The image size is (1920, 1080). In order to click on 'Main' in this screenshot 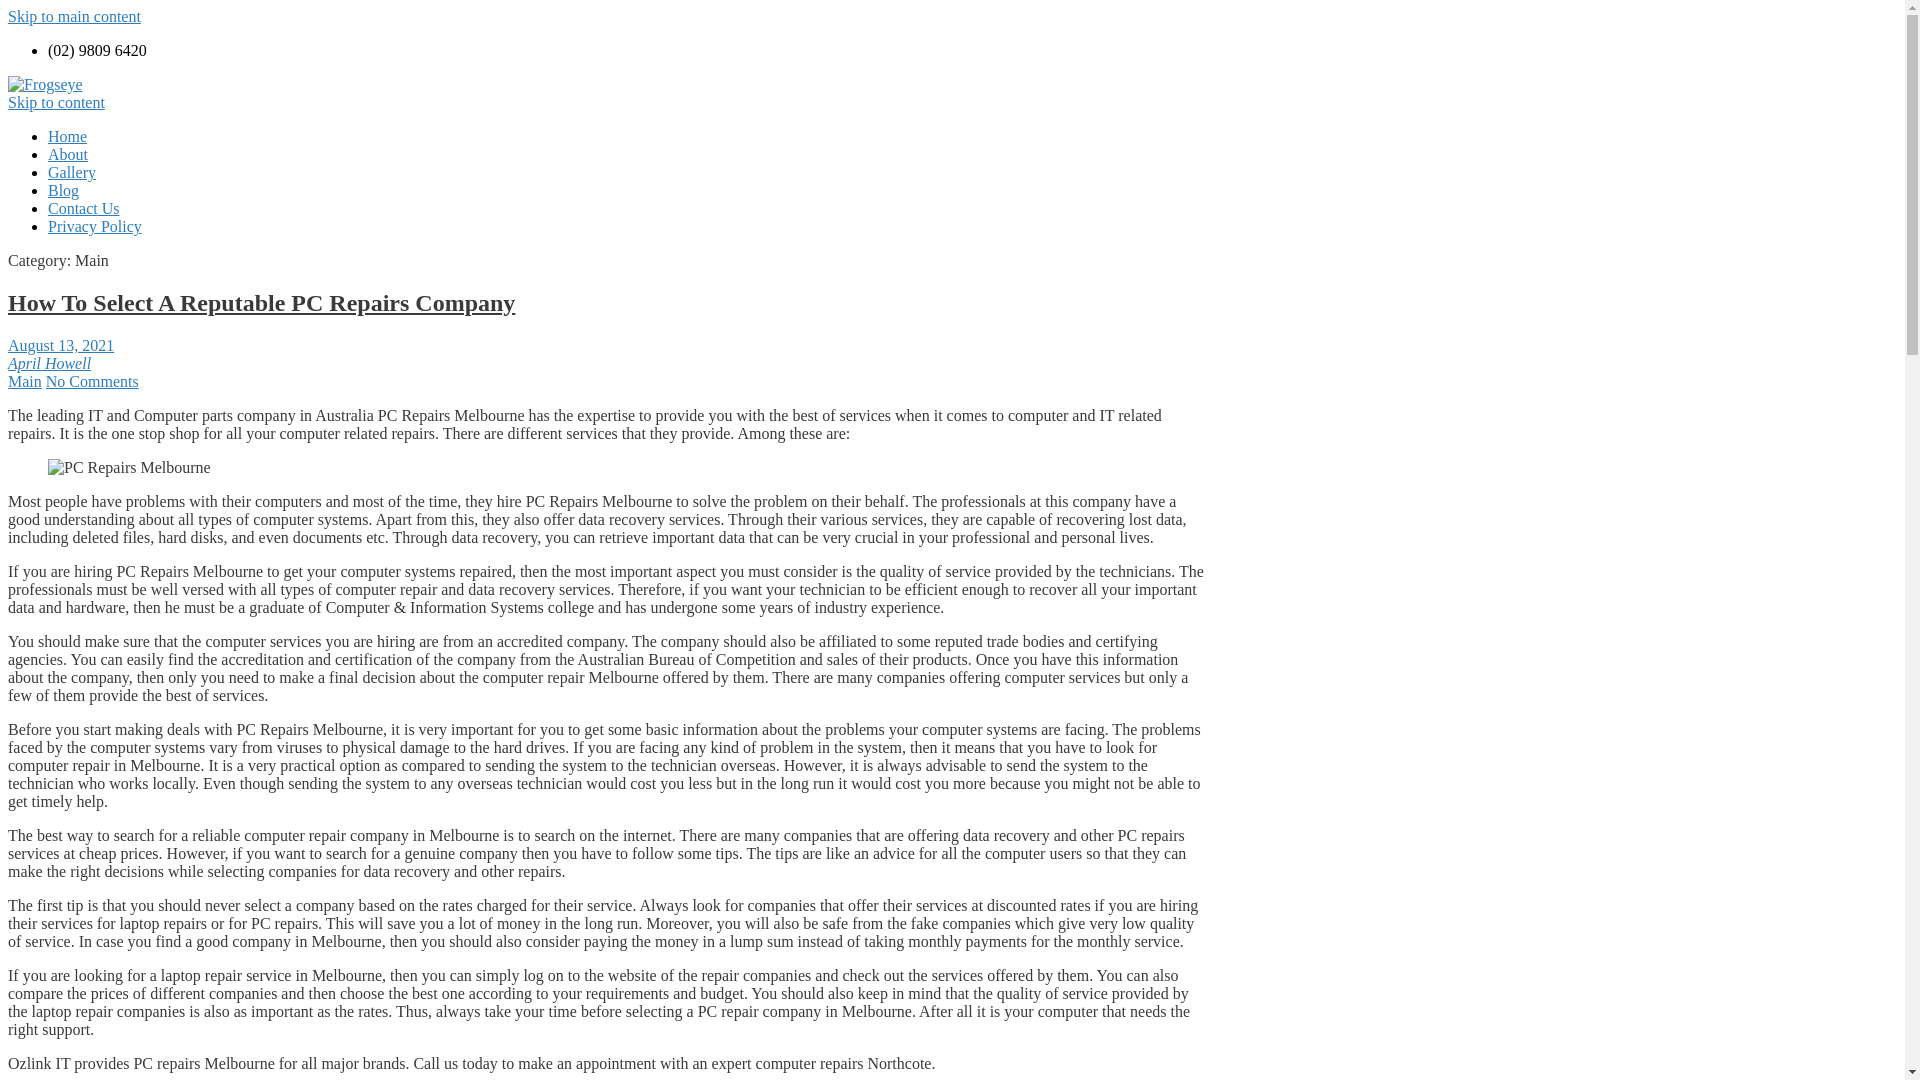, I will do `click(24, 381)`.